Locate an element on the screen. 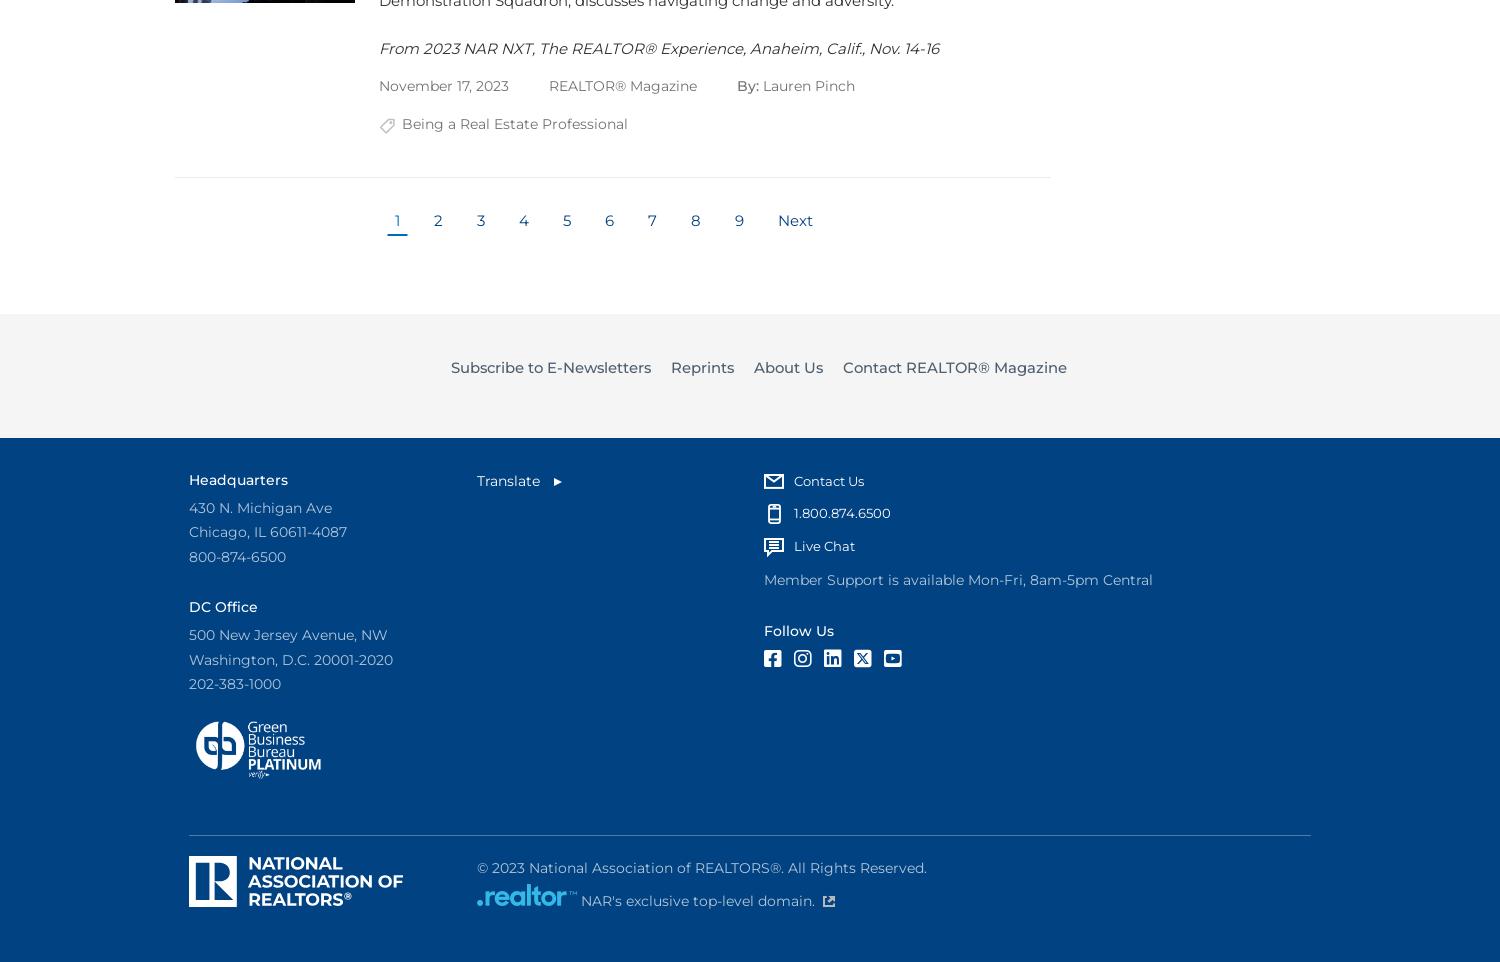 The image size is (1500, 962). 'Lauren Pinch' is located at coordinates (808, 86).